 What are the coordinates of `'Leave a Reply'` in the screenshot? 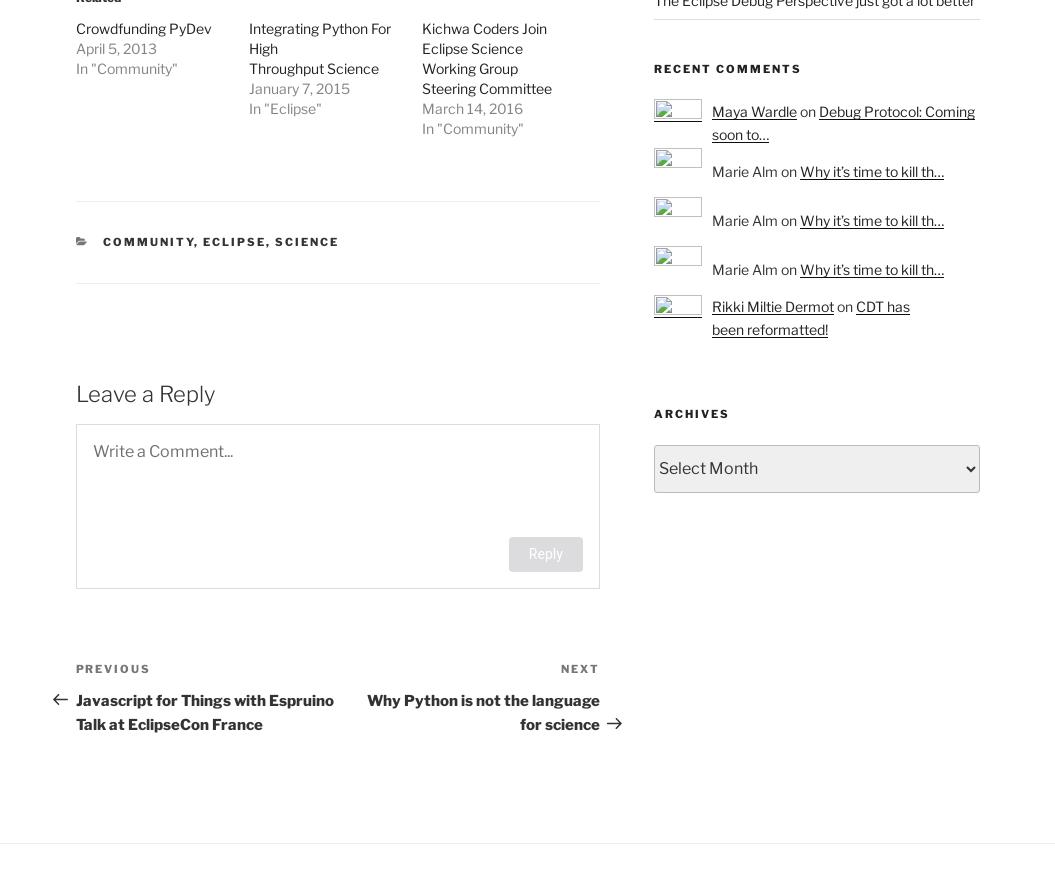 It's located at (144, 392).